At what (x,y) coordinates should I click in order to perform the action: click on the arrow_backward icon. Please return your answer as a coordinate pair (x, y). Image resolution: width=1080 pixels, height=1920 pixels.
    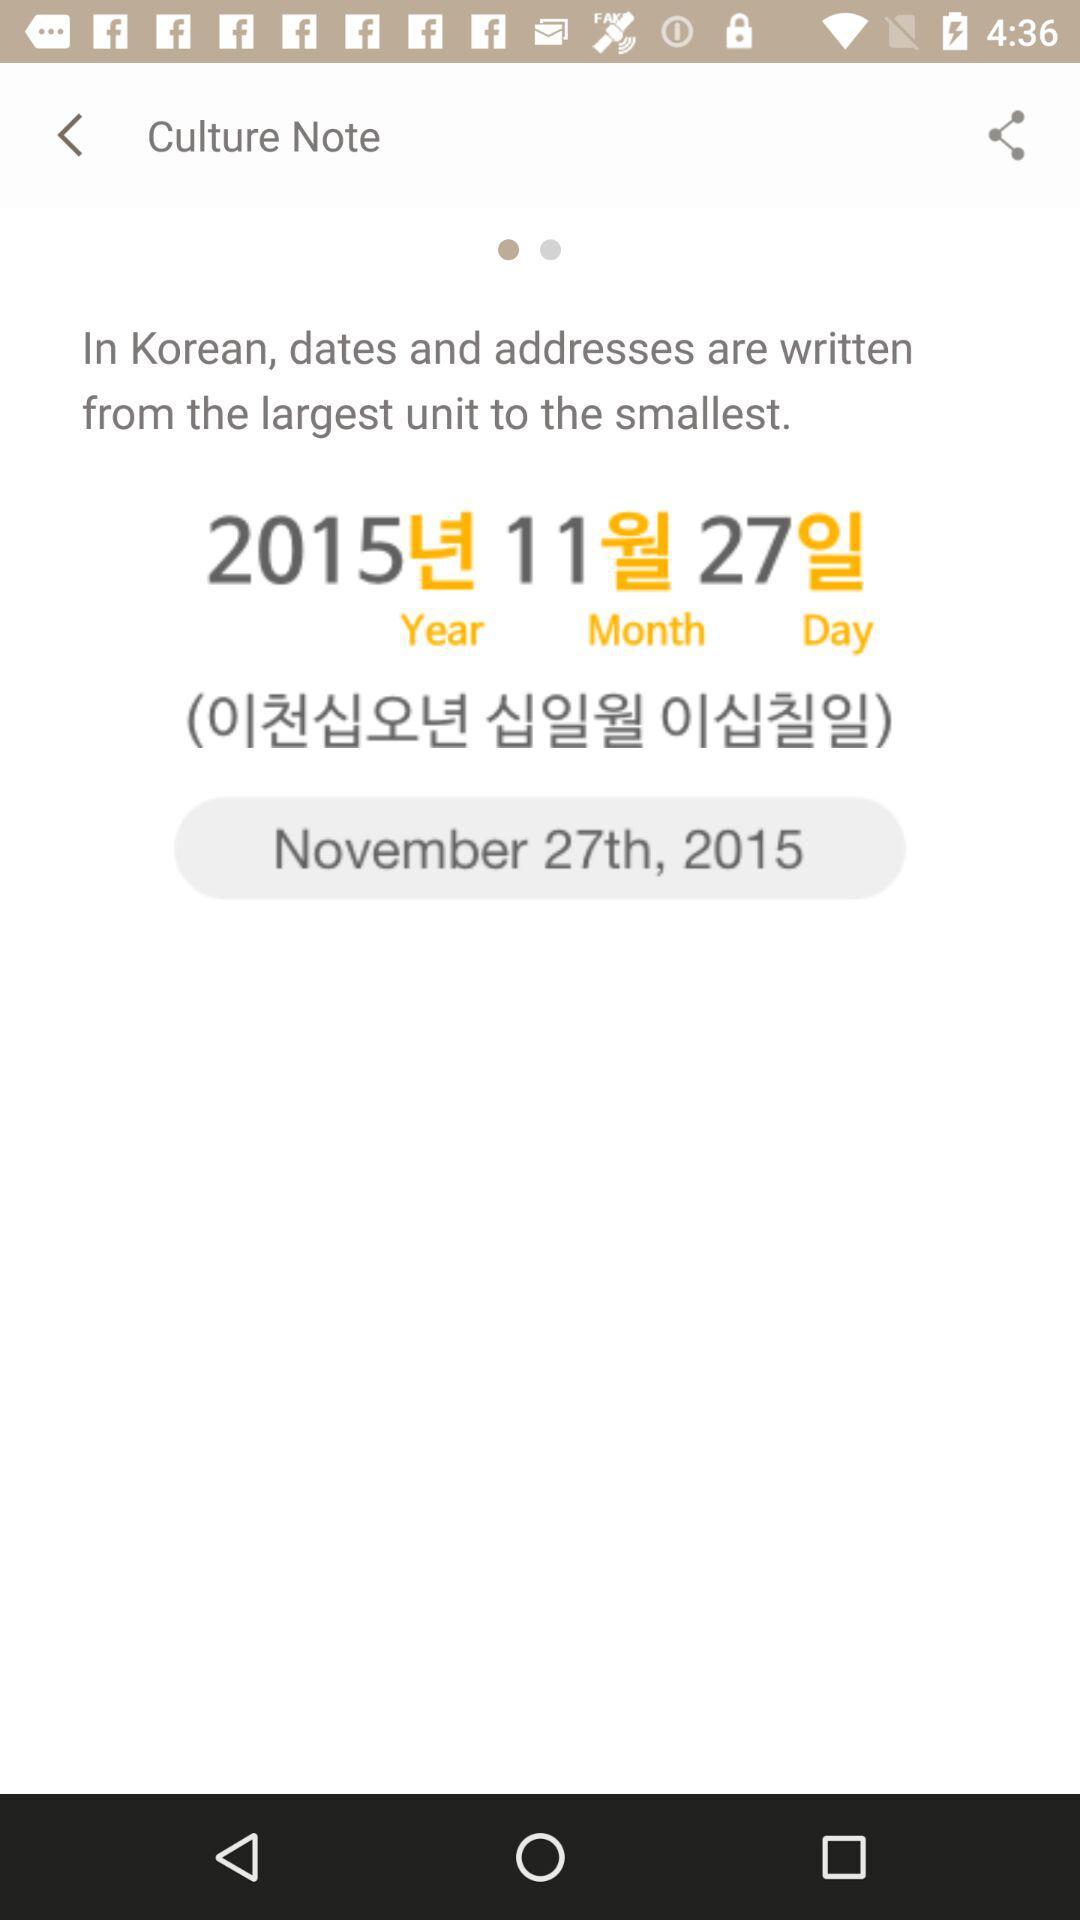
    Looking at the image, I should click on (72, 133).